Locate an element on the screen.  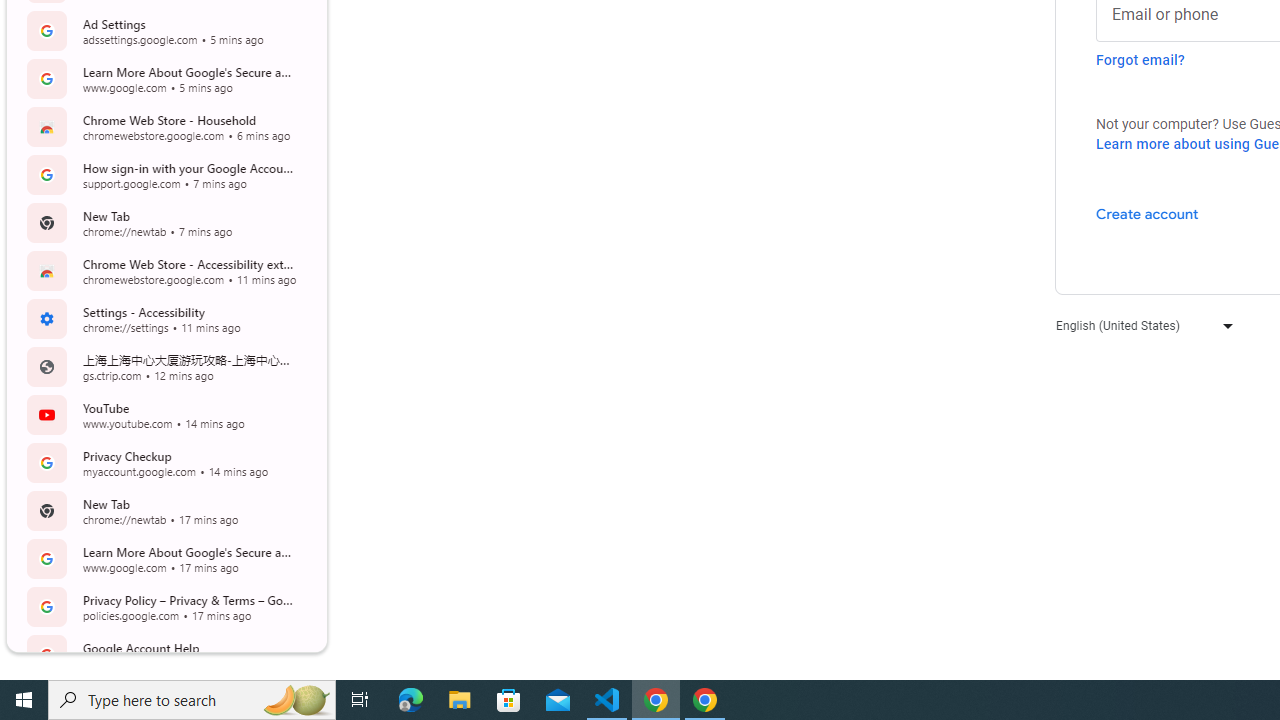
'Microsoft Store' is located at coordinates (509, 698).